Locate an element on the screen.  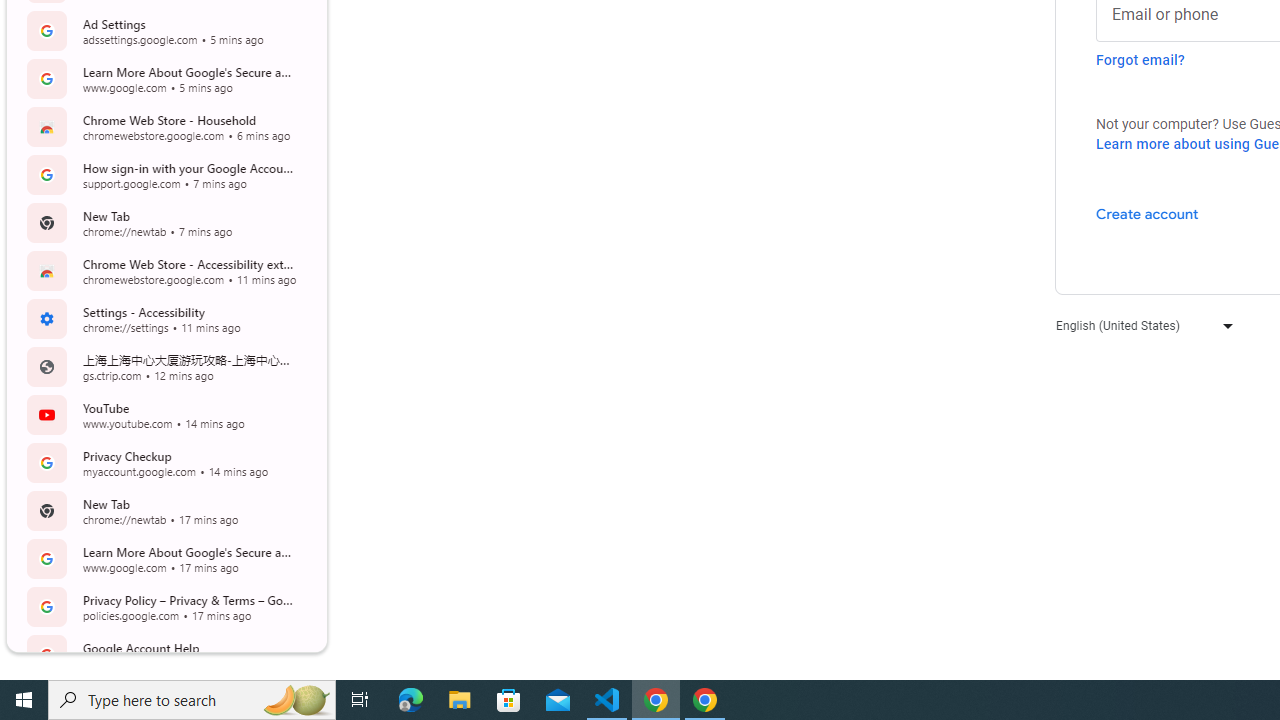
'Microsoft Store' is located at coordinates (509, 698).